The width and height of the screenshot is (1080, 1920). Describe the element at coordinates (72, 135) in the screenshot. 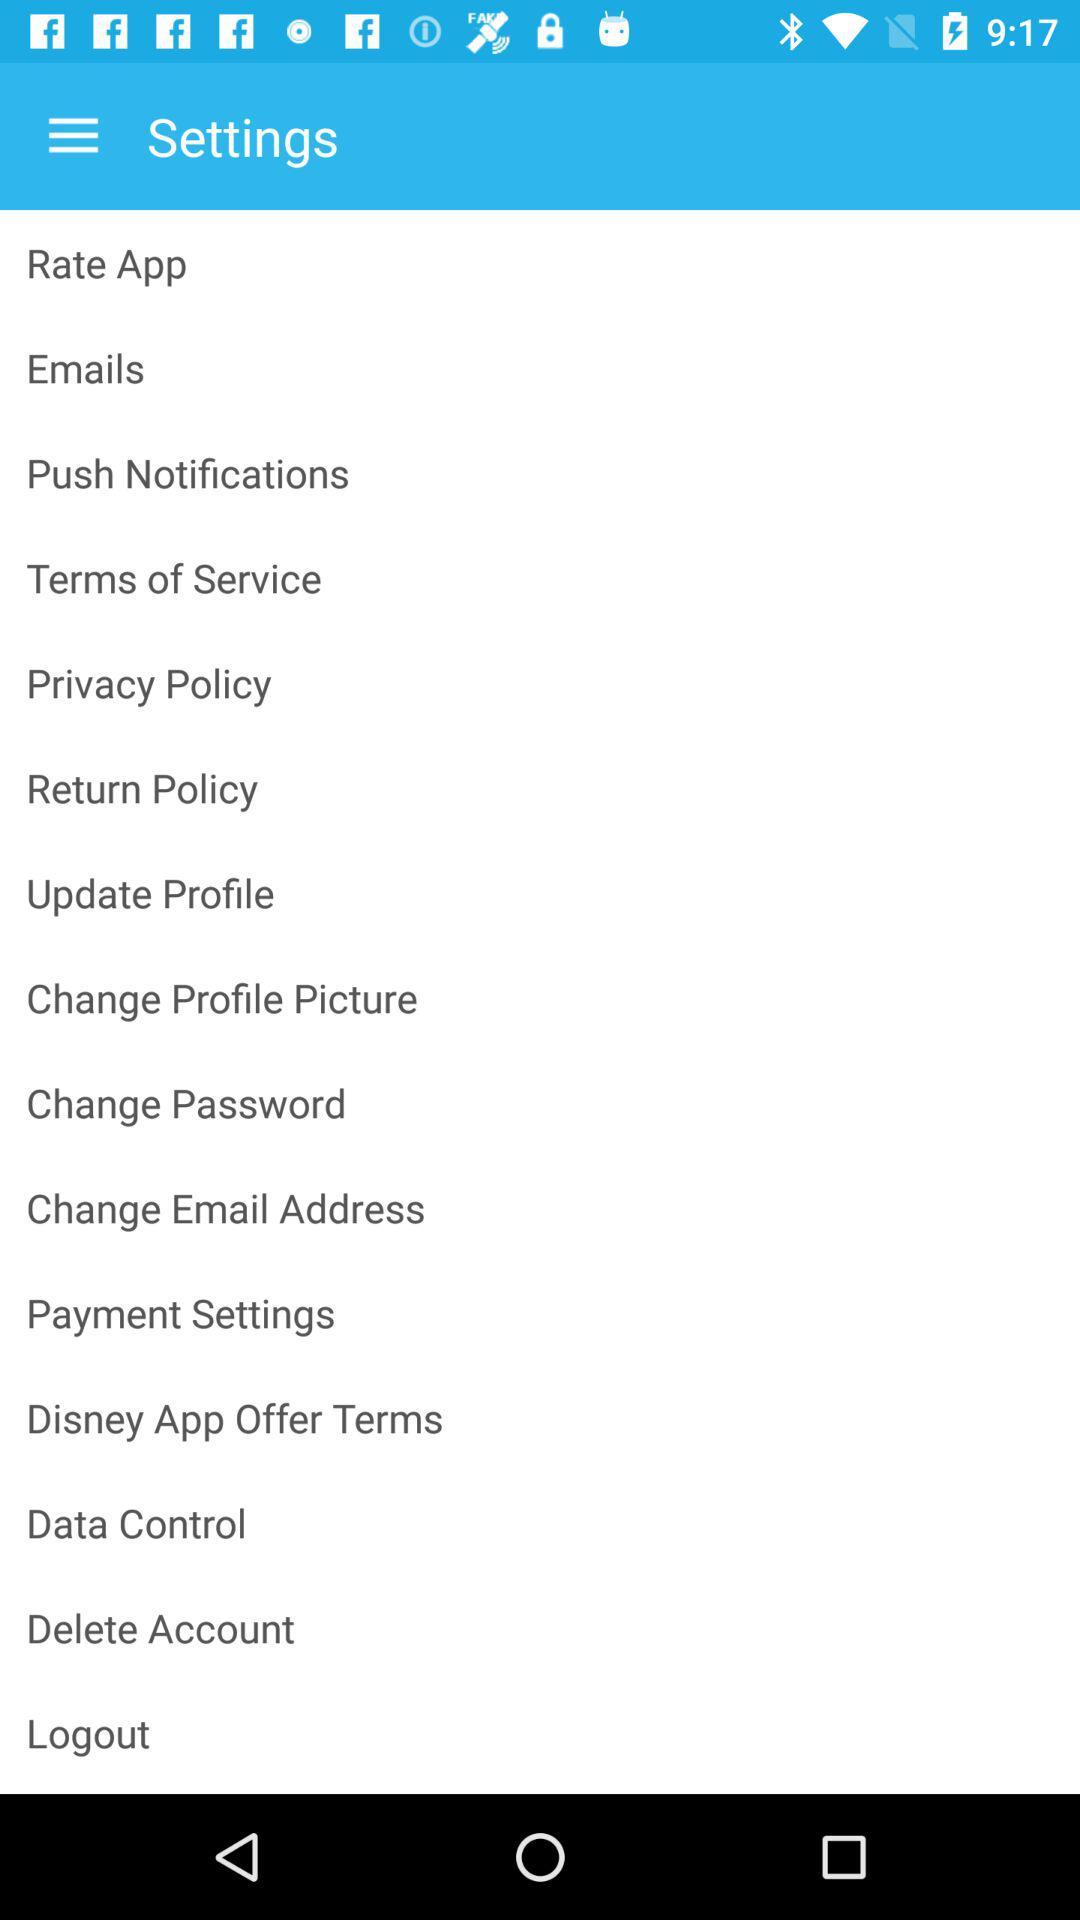

I see `item above the rate app item` at that location.